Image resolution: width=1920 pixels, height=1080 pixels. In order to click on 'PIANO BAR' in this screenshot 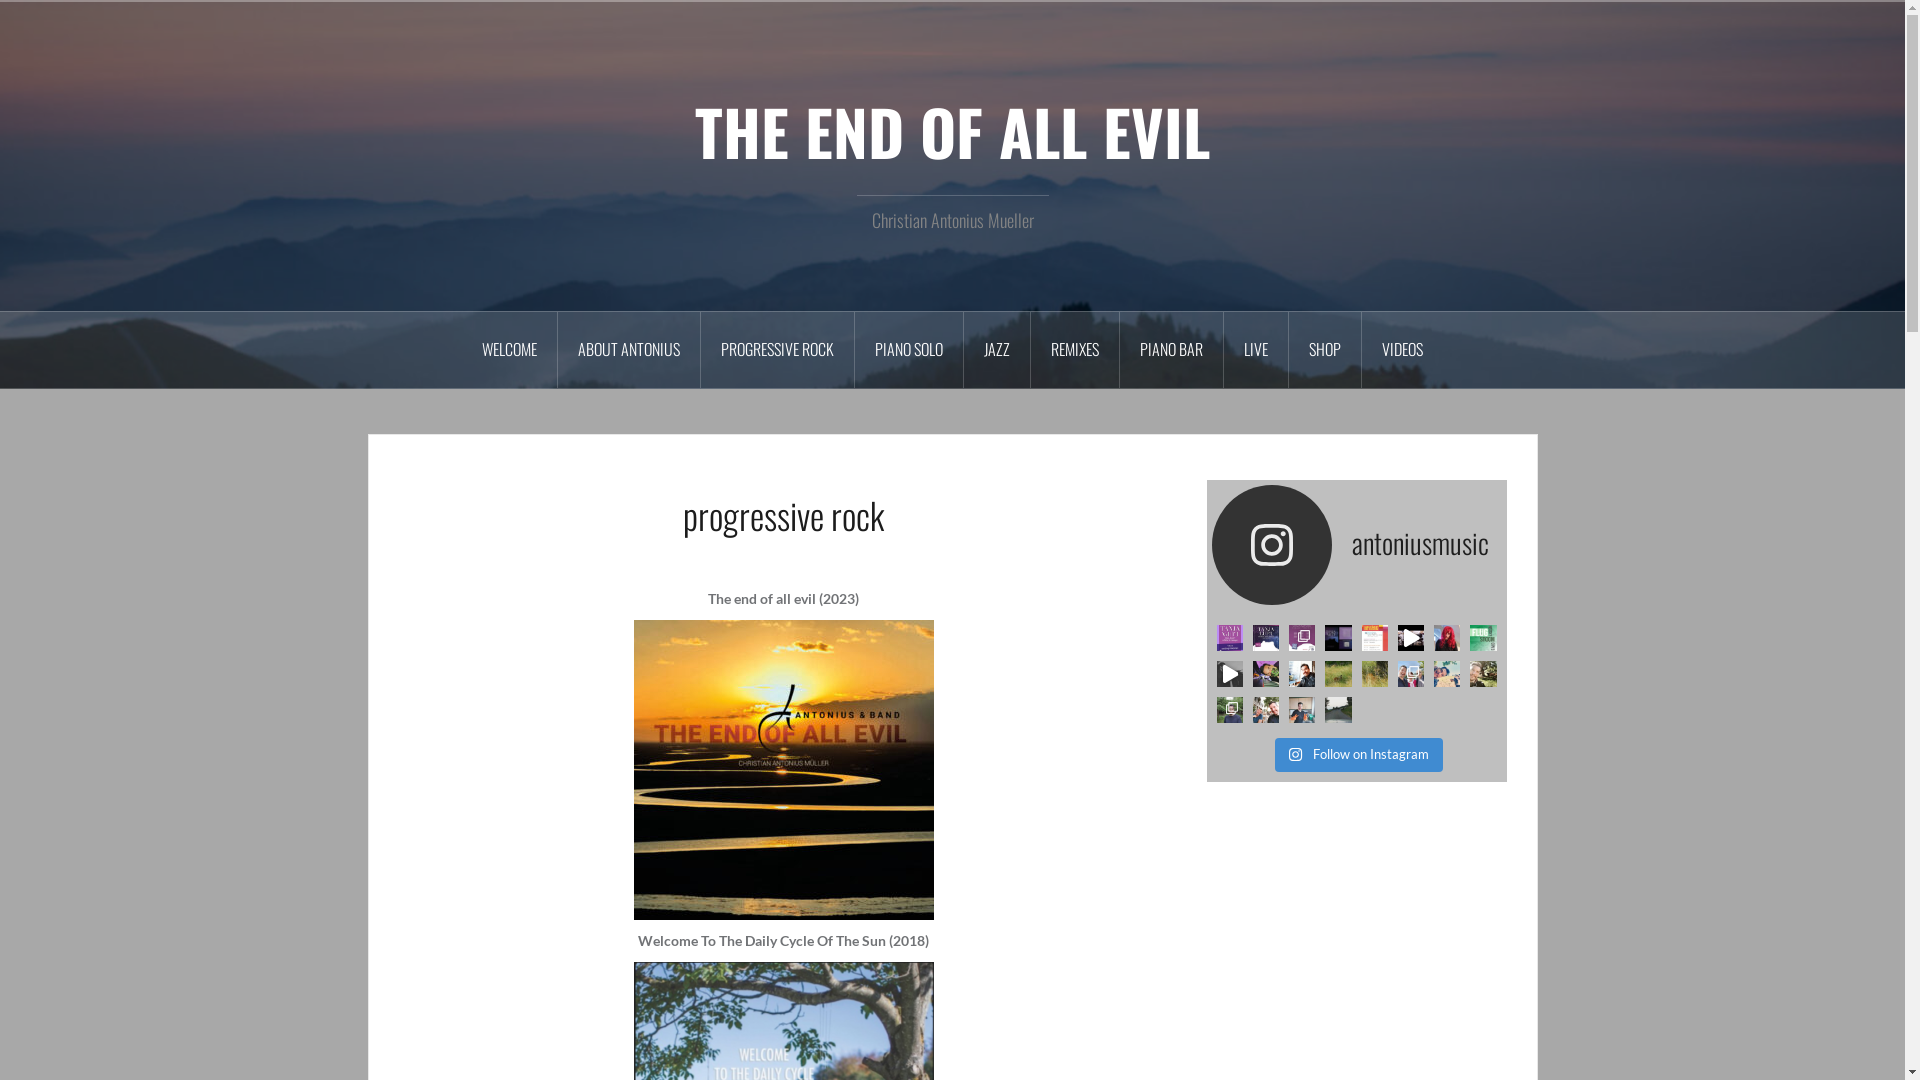, I will do `click(1171, 349)`.